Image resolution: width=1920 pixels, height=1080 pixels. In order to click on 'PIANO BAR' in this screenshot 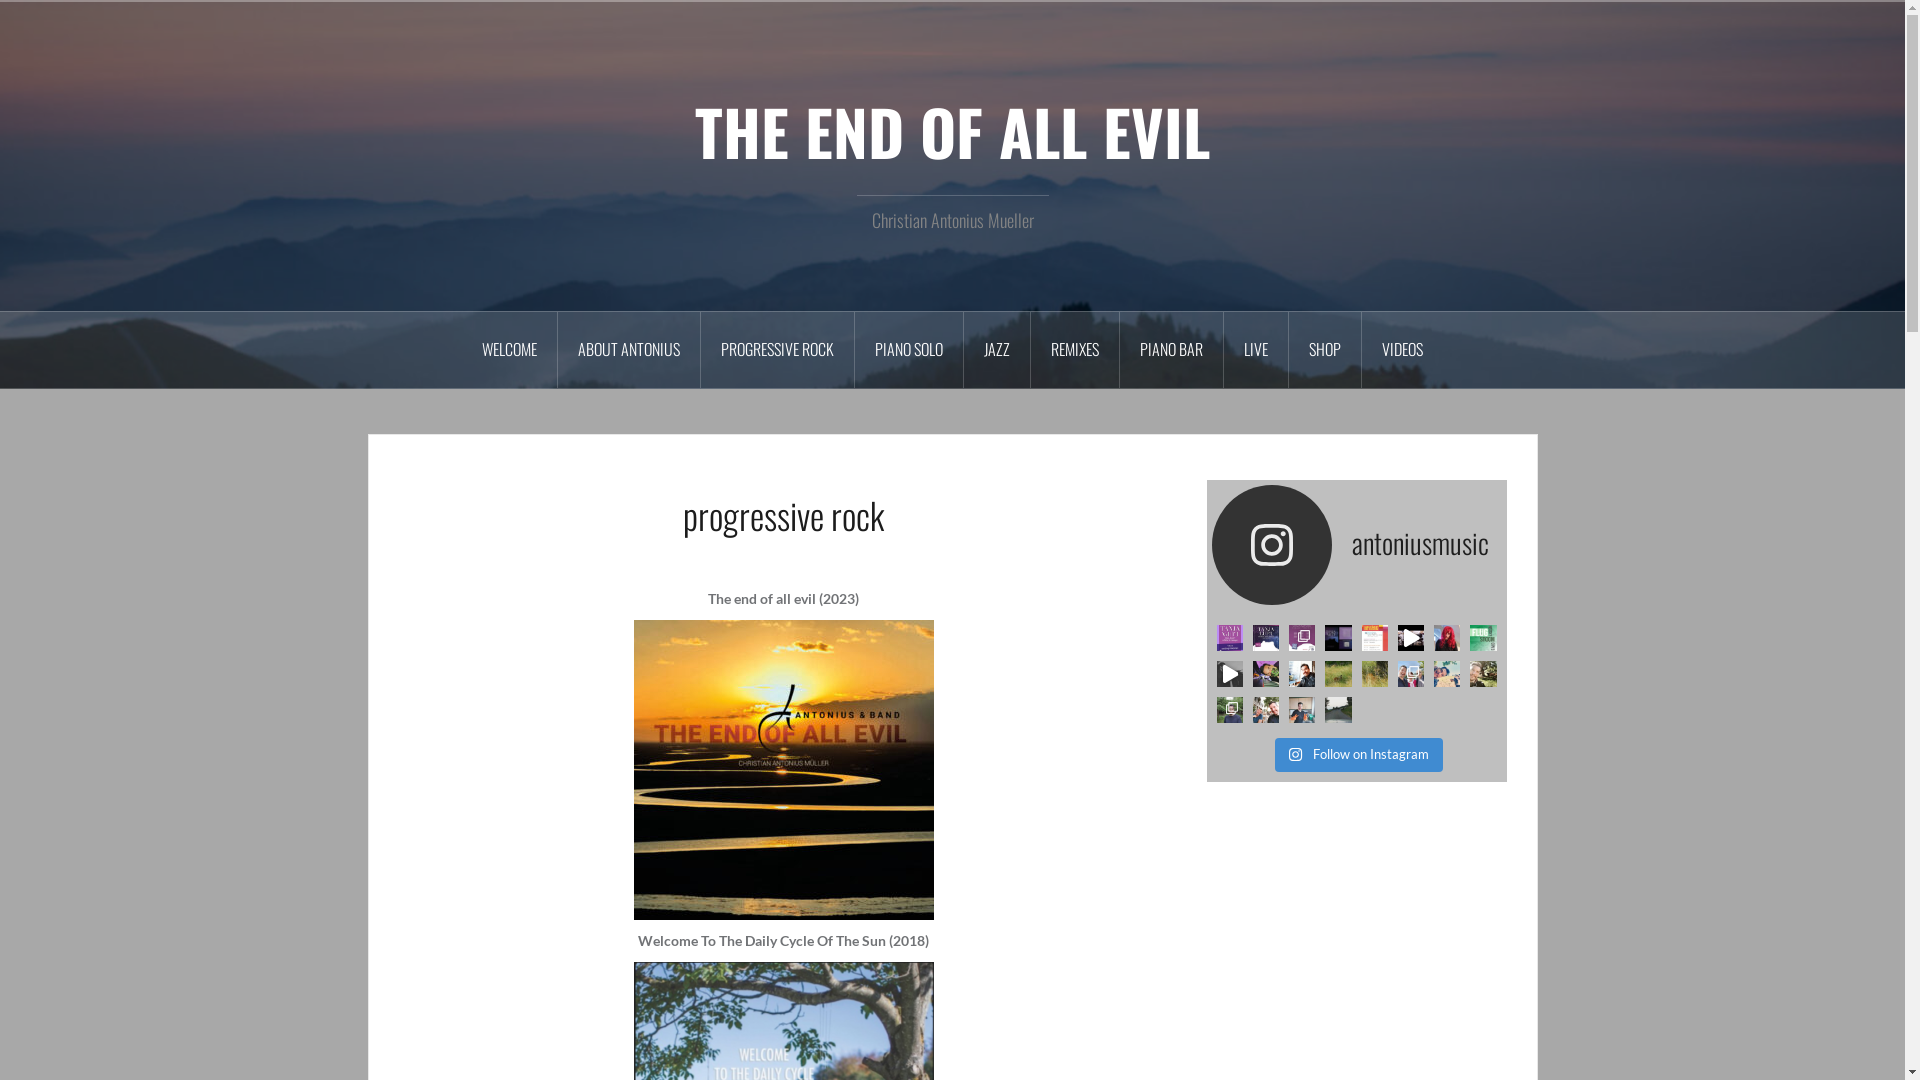, I will do `click(1171, 349)`.